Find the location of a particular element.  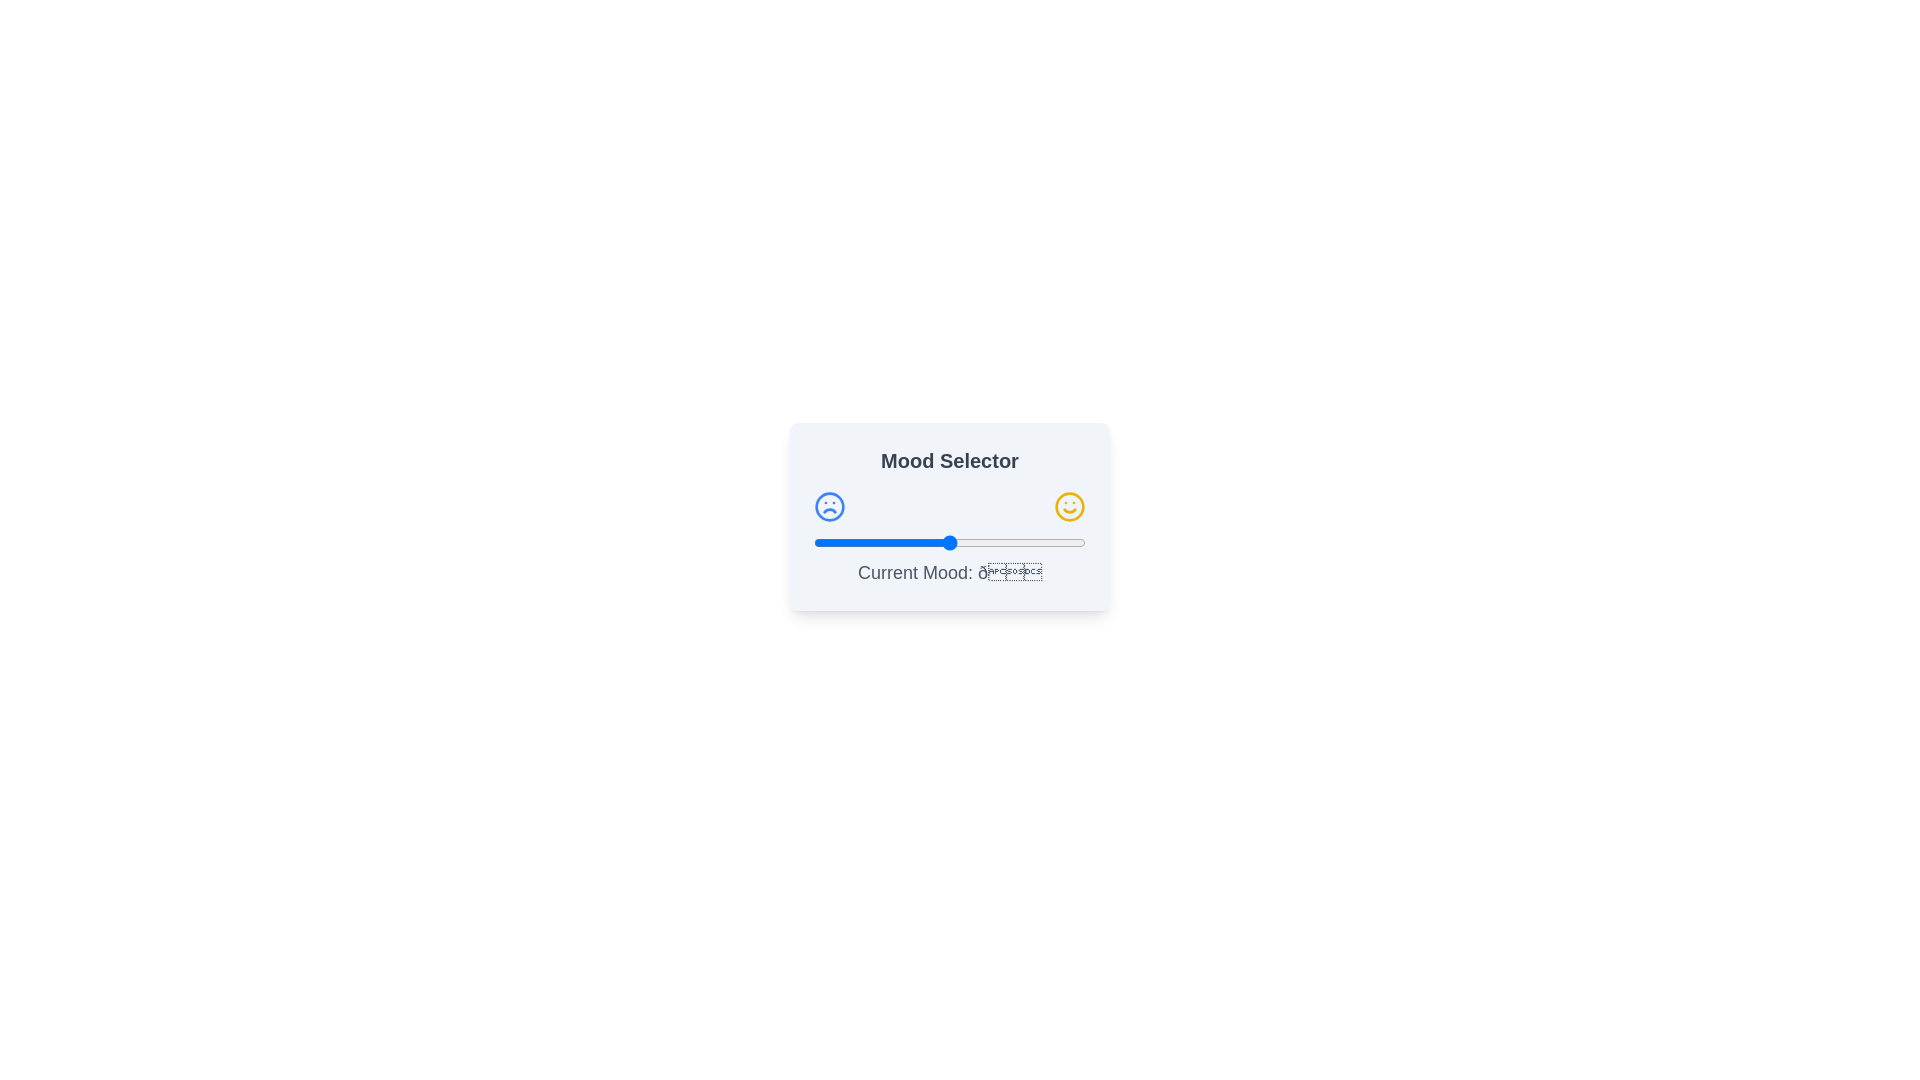

the slider to set the mood value to 4 is located at coordinates (824, 543).